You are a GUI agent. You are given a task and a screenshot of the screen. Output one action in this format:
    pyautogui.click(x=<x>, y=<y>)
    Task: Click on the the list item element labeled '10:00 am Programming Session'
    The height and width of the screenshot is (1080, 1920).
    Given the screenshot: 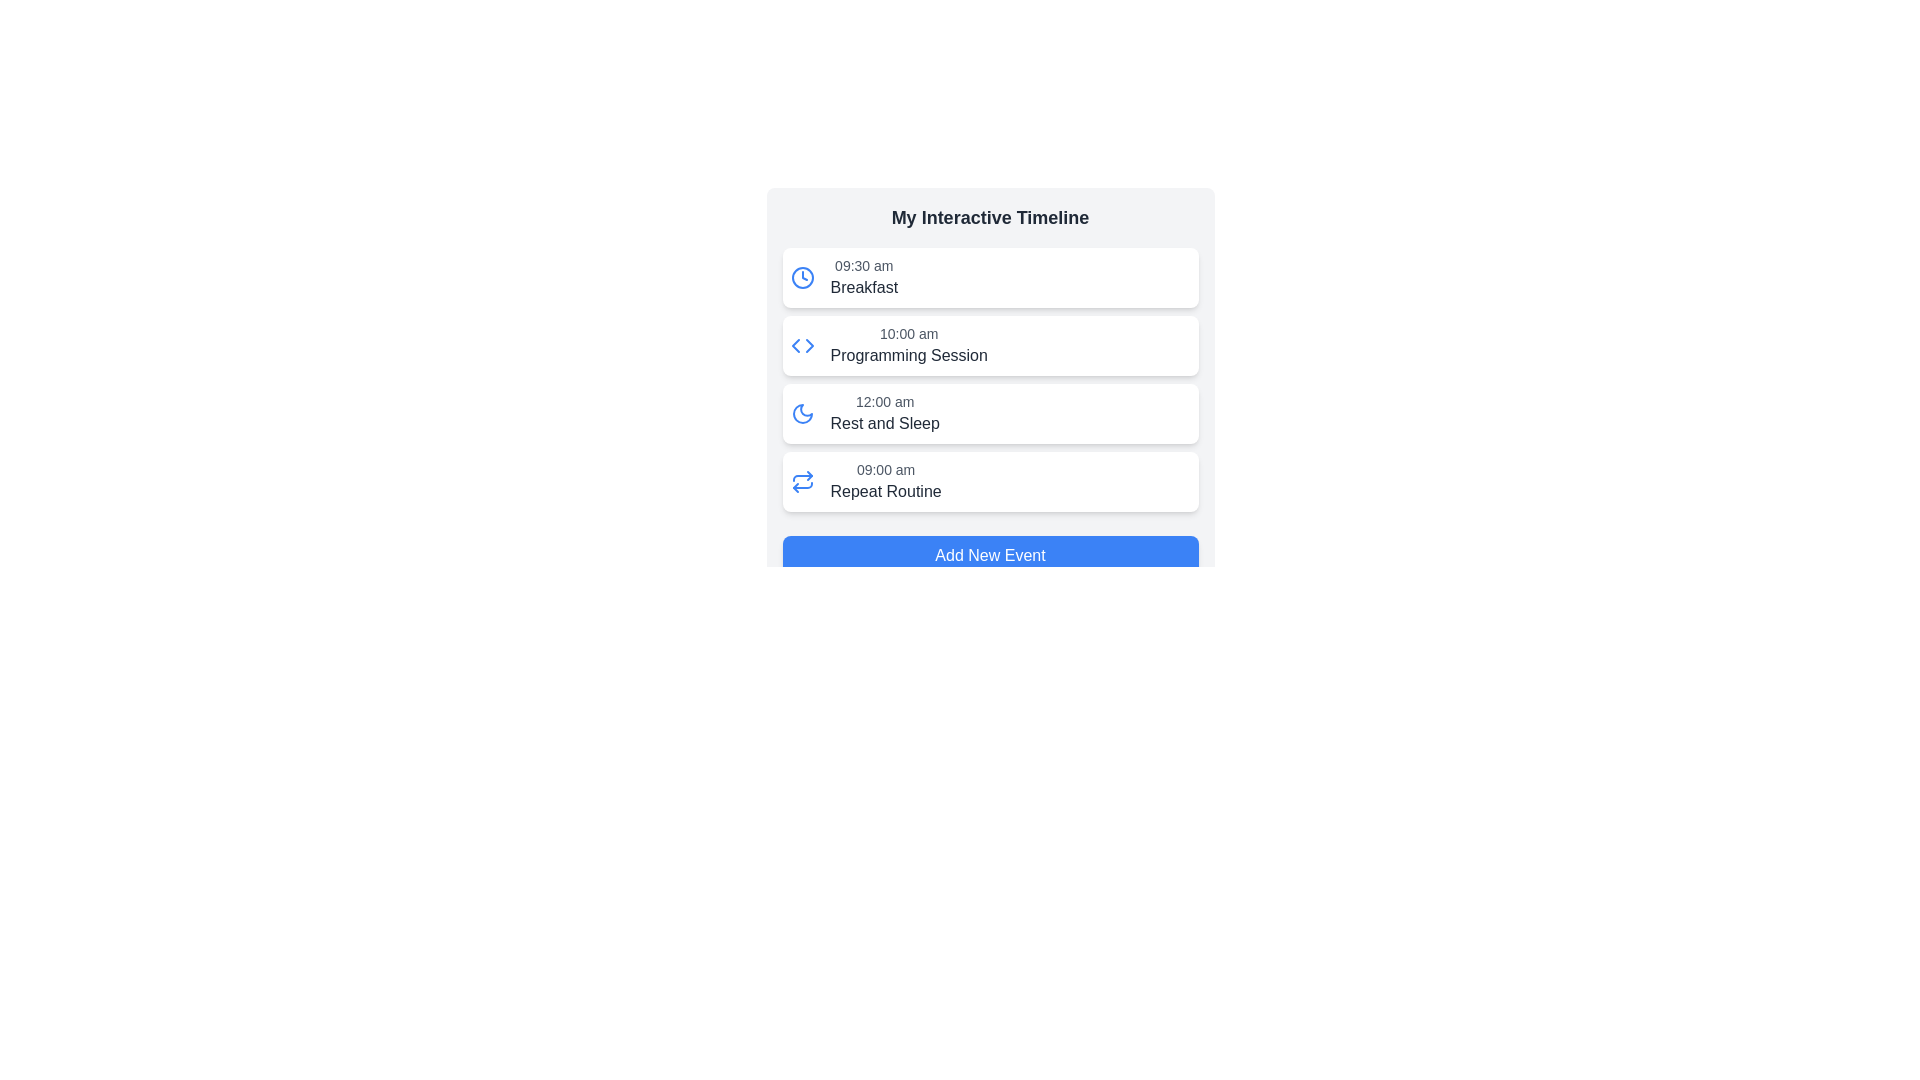 What is the action you would take?
    pyautogui.click(x=888, y=345)
    